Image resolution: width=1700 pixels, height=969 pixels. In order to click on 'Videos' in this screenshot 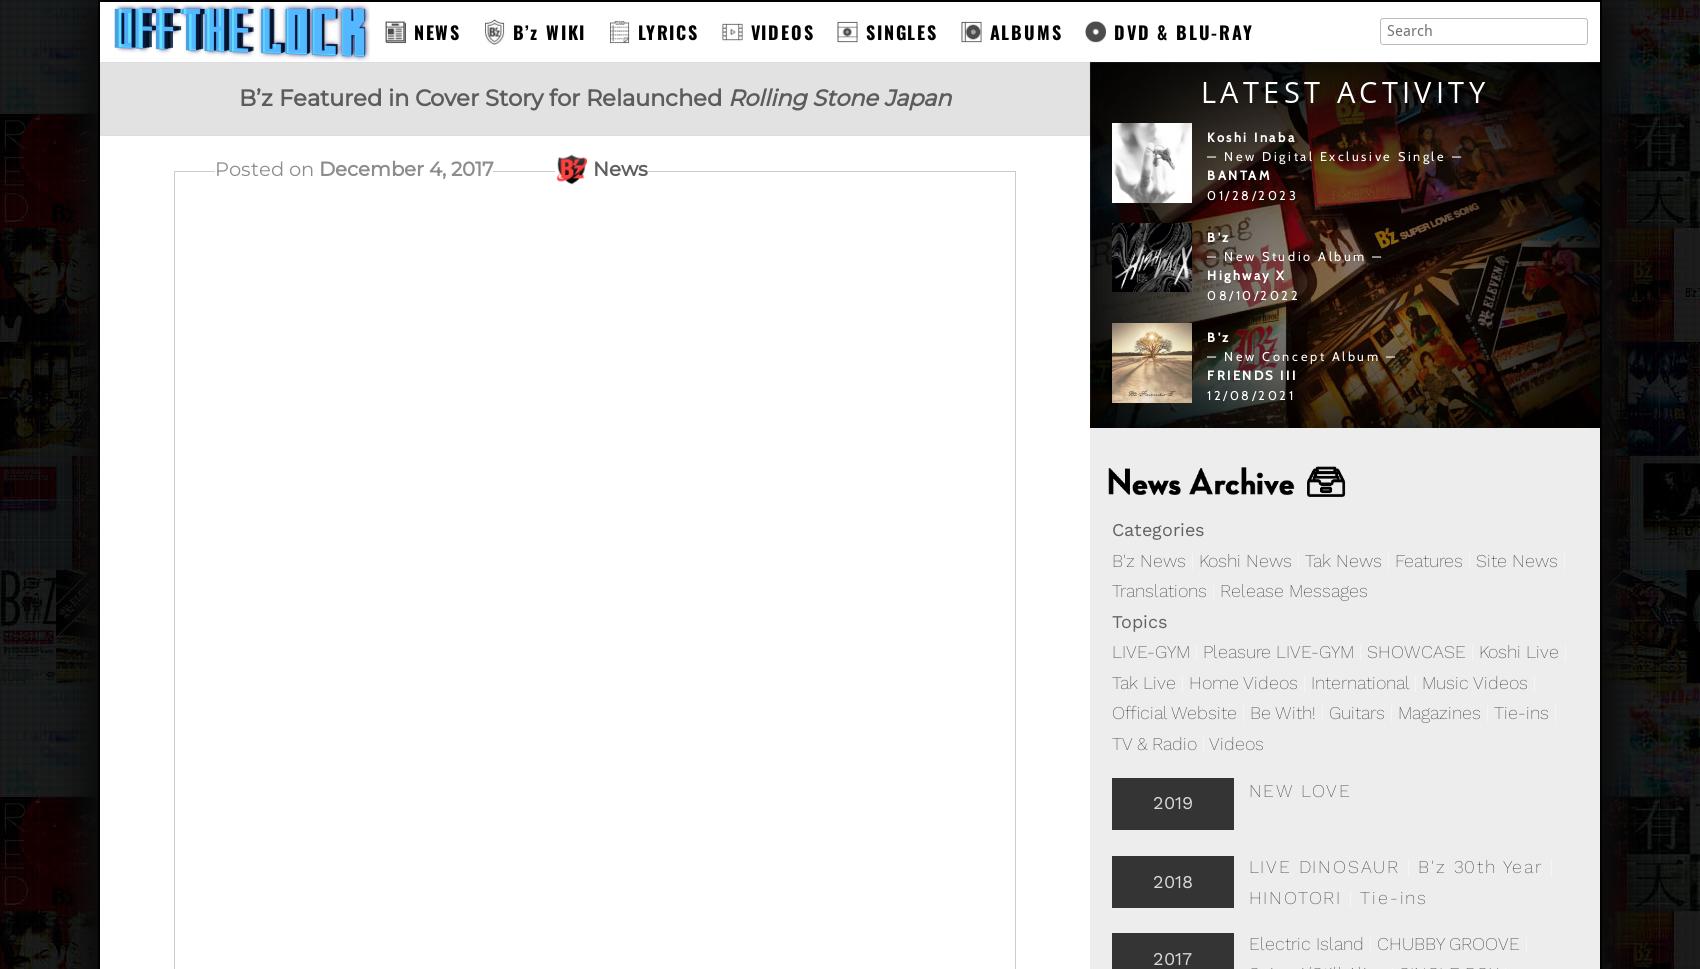, I will do `click(1208, 743)`.